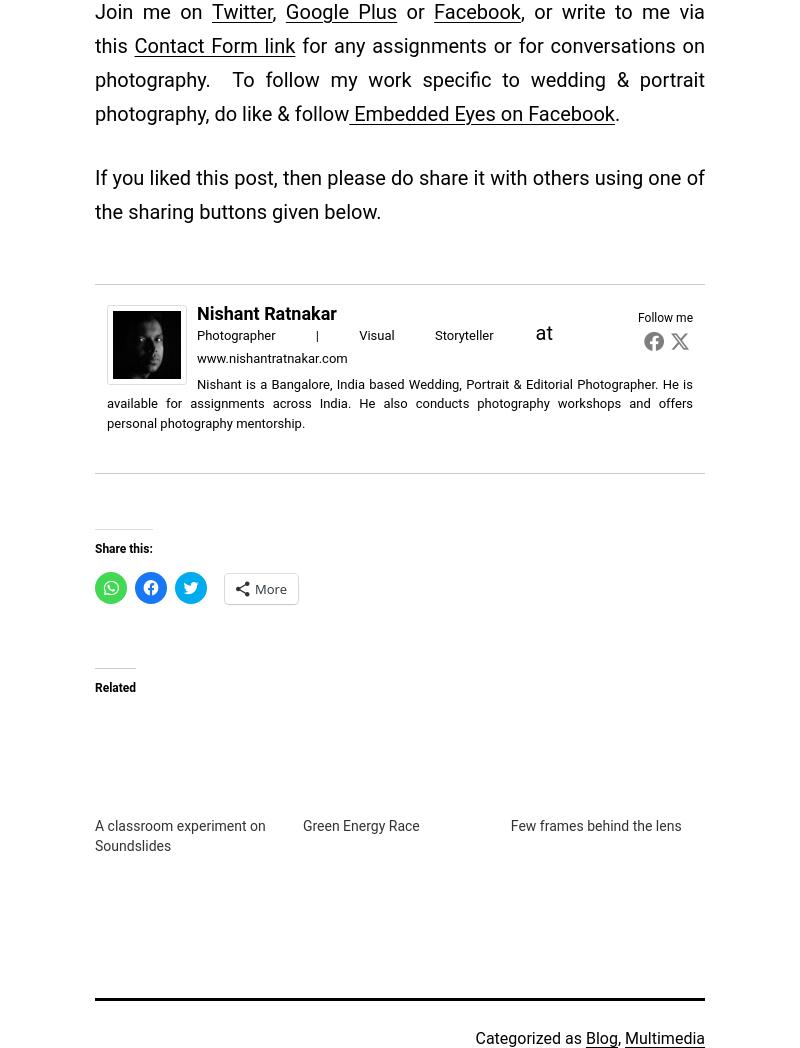  I want to click on 'If you liked this post, then please do share it with others using one of the sharing buttons given below.', so click(400, 192).